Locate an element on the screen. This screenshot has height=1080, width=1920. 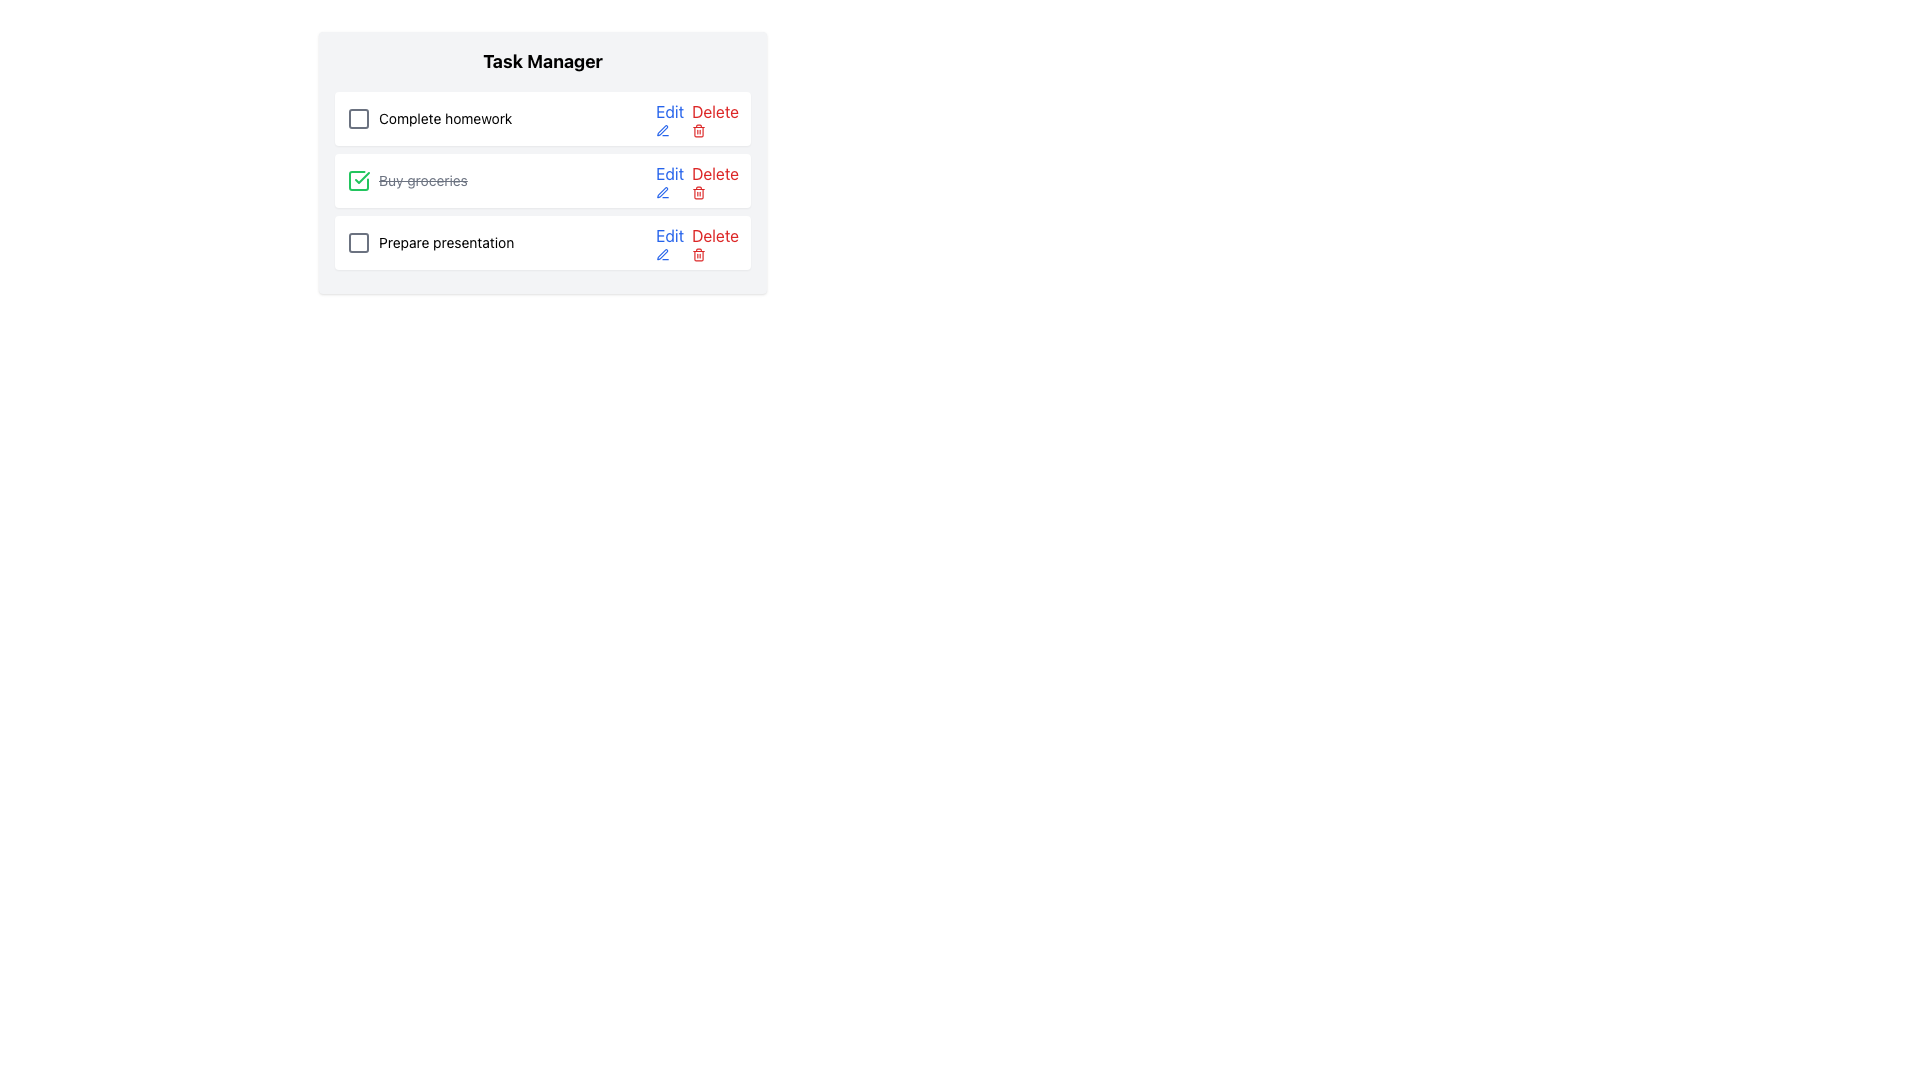
the edit icon located to the left of the 'Edit' text for the 'Buy groceries' task in the task list is located at coordinates (663, 192).